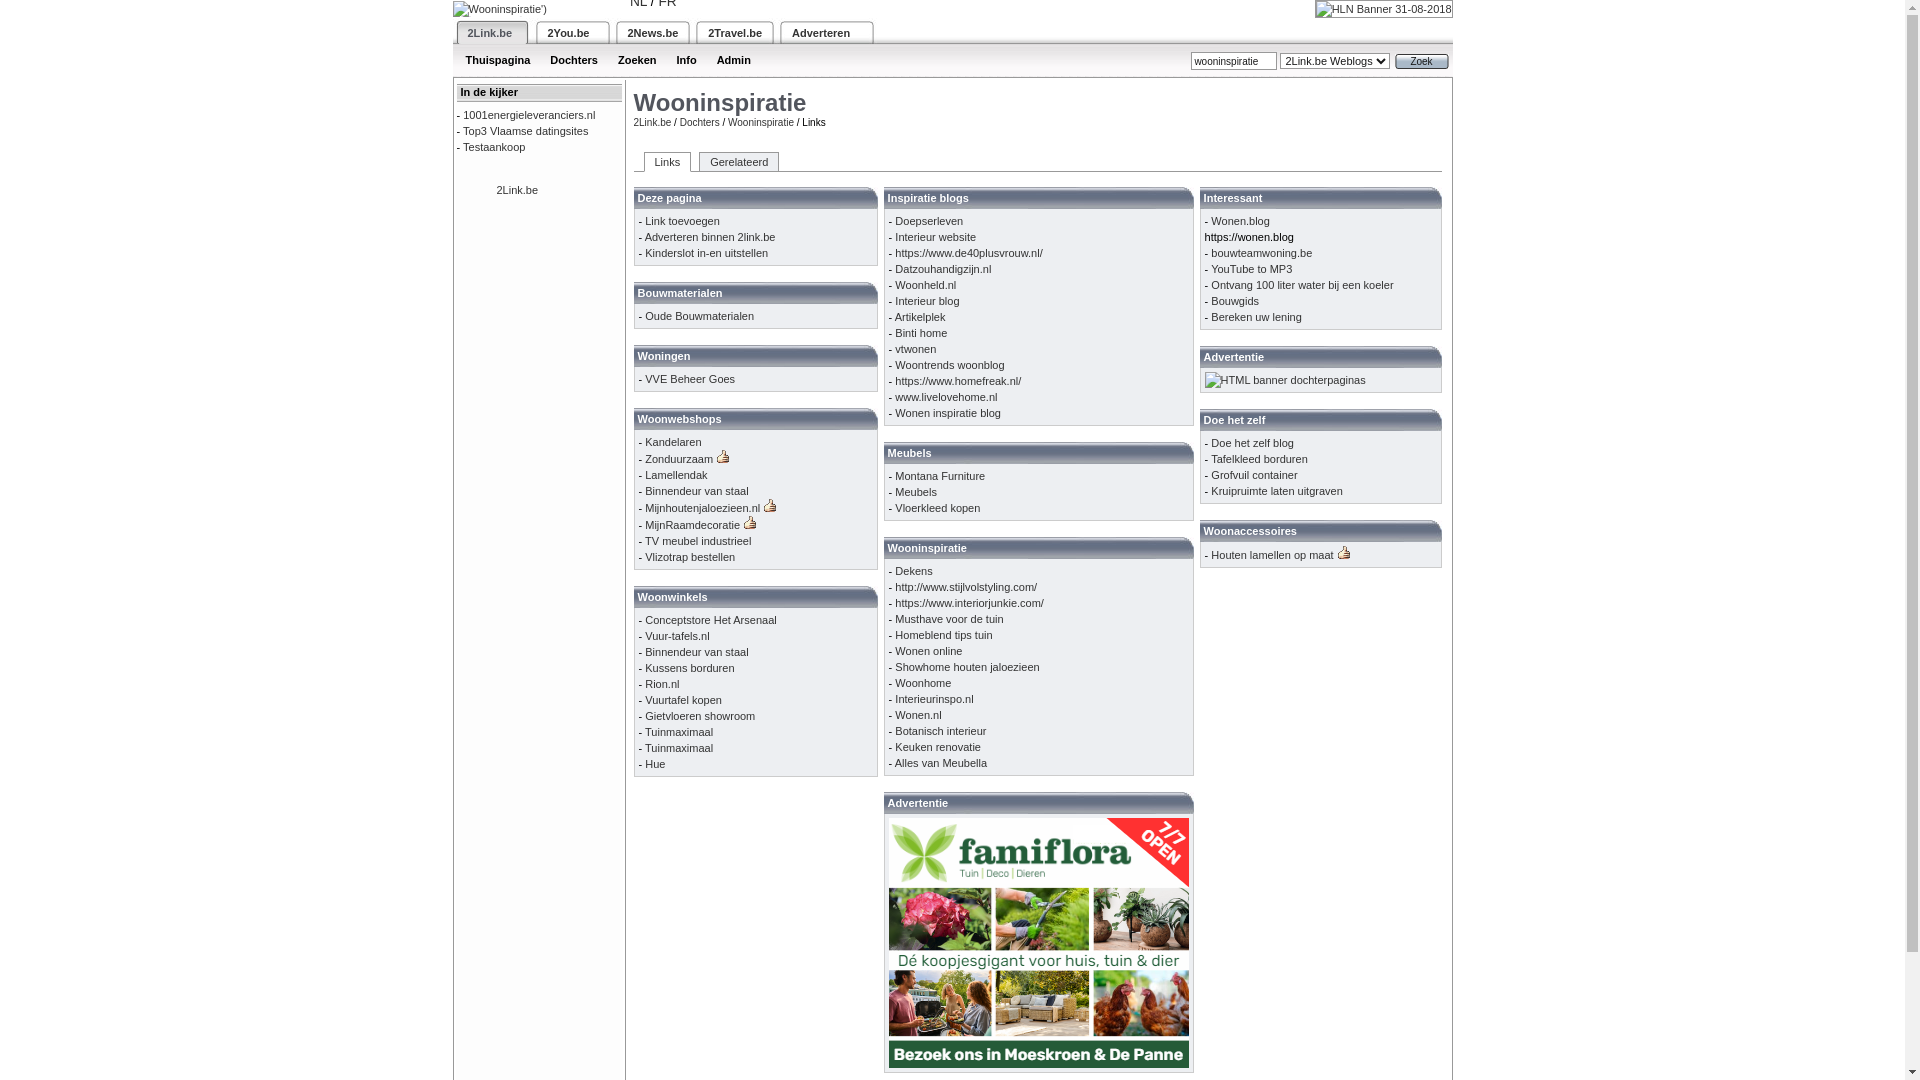 Image resolution: width=1920 pixels, height=1080 pixels. Describe the element at coordinates (568, 33) in the screenshot. I see `'2You.be'` at that location.